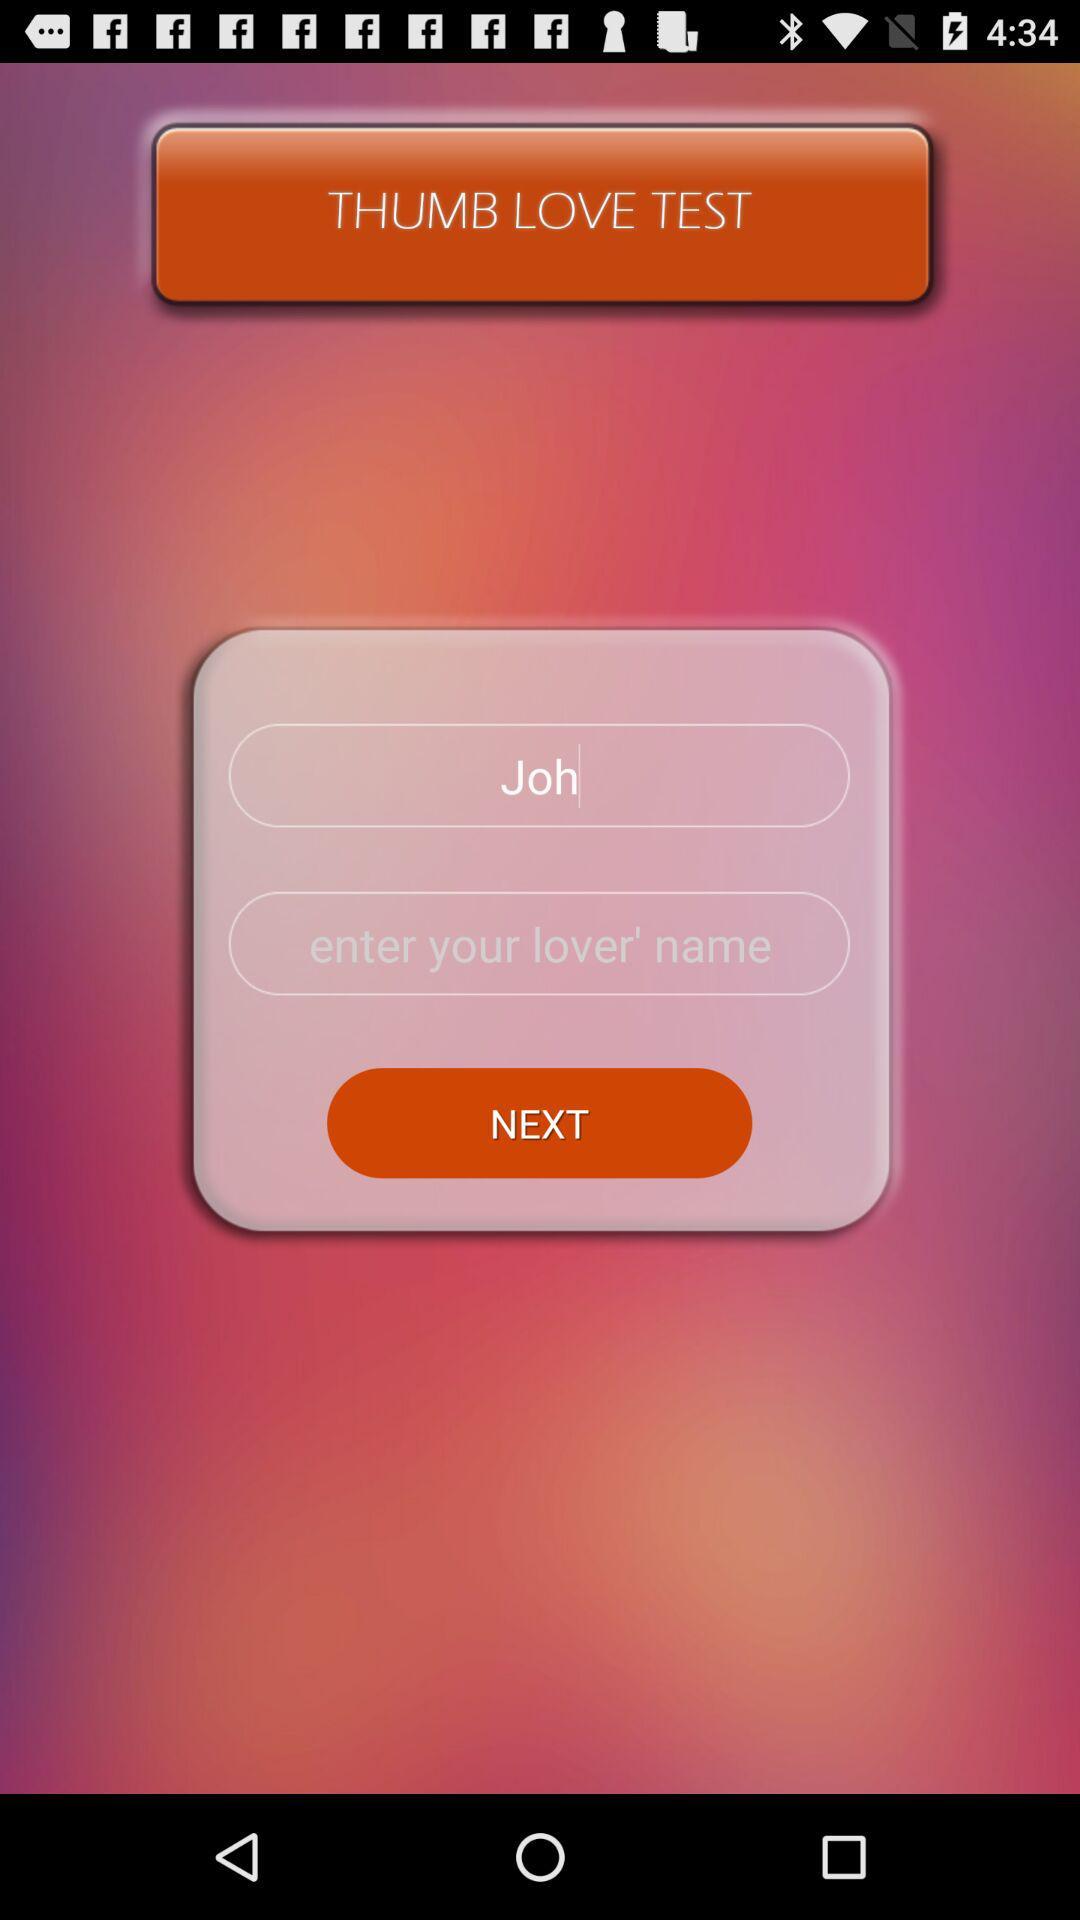 This screenshot has height=1920, width=1080. Describe the element at coordinates (540, 943) in the screenshot. I see `name button` at that location.